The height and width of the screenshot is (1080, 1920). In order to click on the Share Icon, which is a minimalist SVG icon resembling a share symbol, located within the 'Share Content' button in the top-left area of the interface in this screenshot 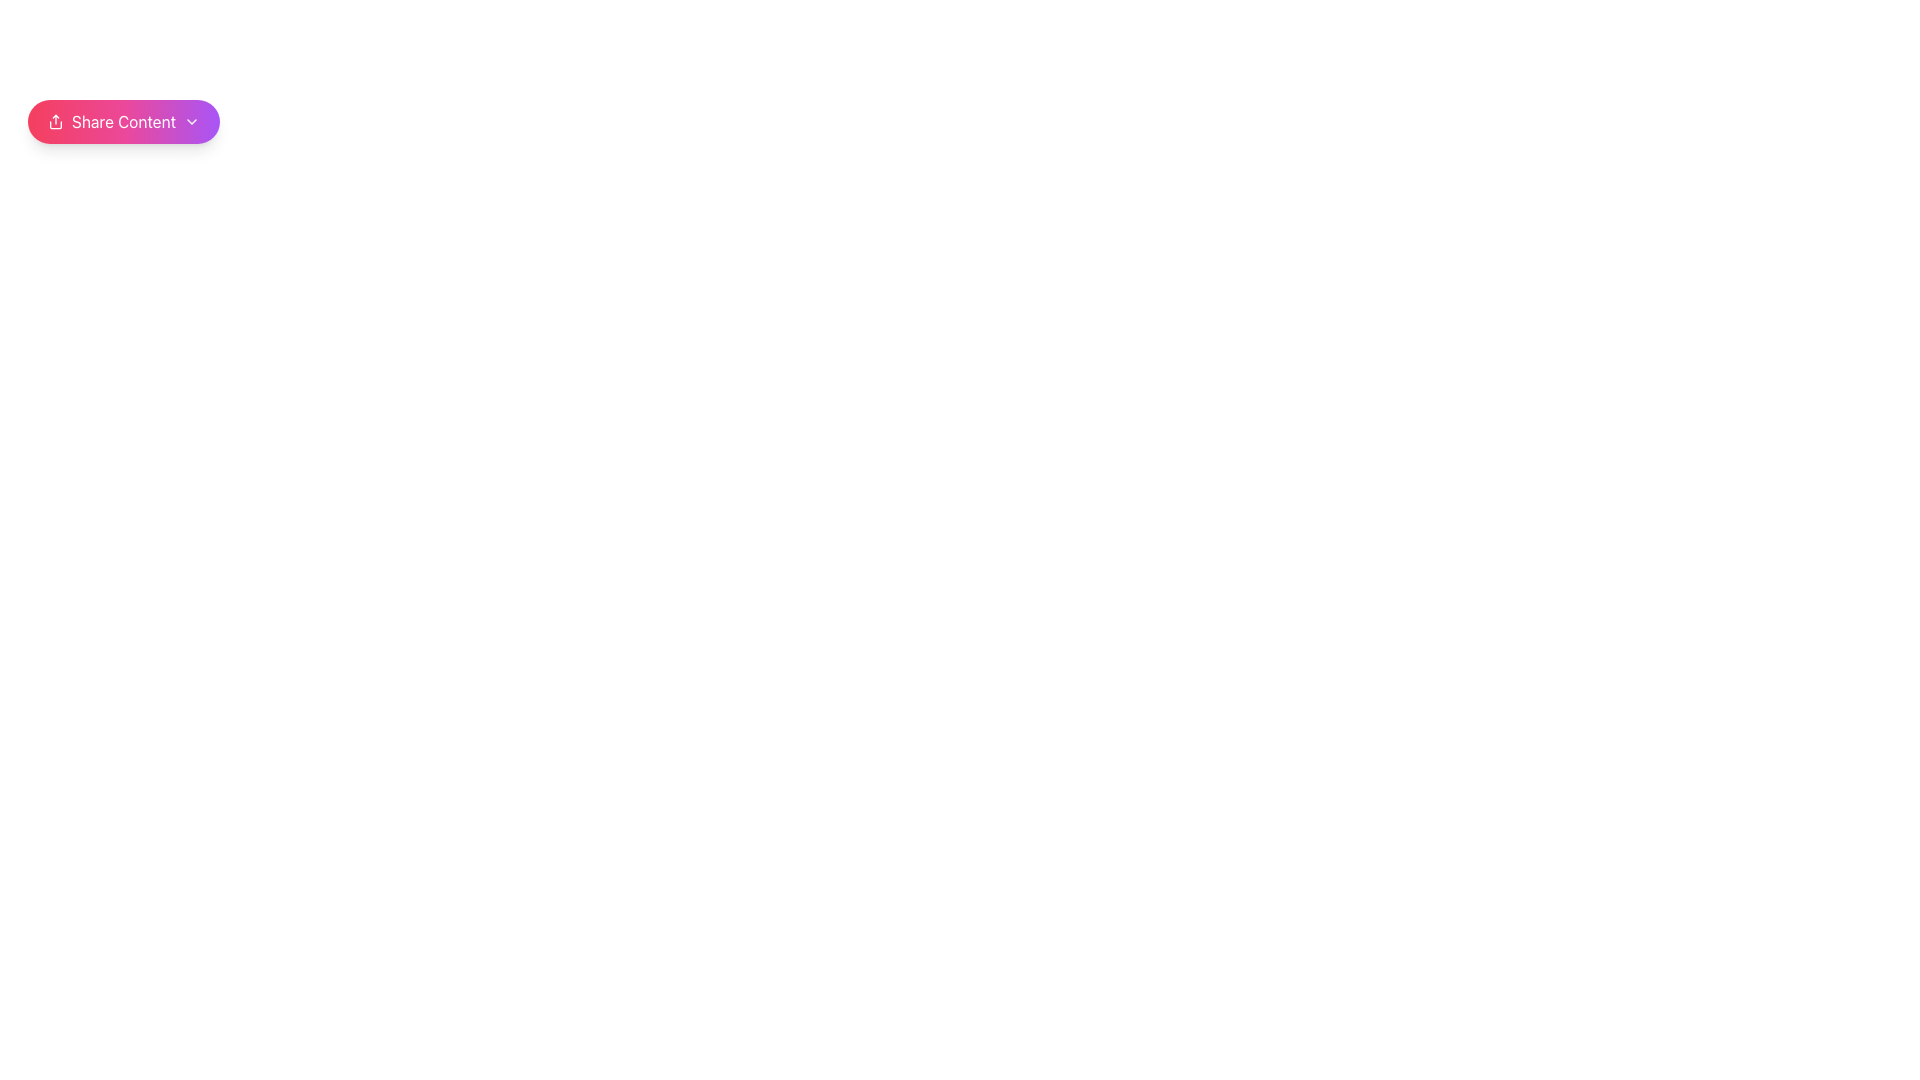, I will do `click(56, 122)`.